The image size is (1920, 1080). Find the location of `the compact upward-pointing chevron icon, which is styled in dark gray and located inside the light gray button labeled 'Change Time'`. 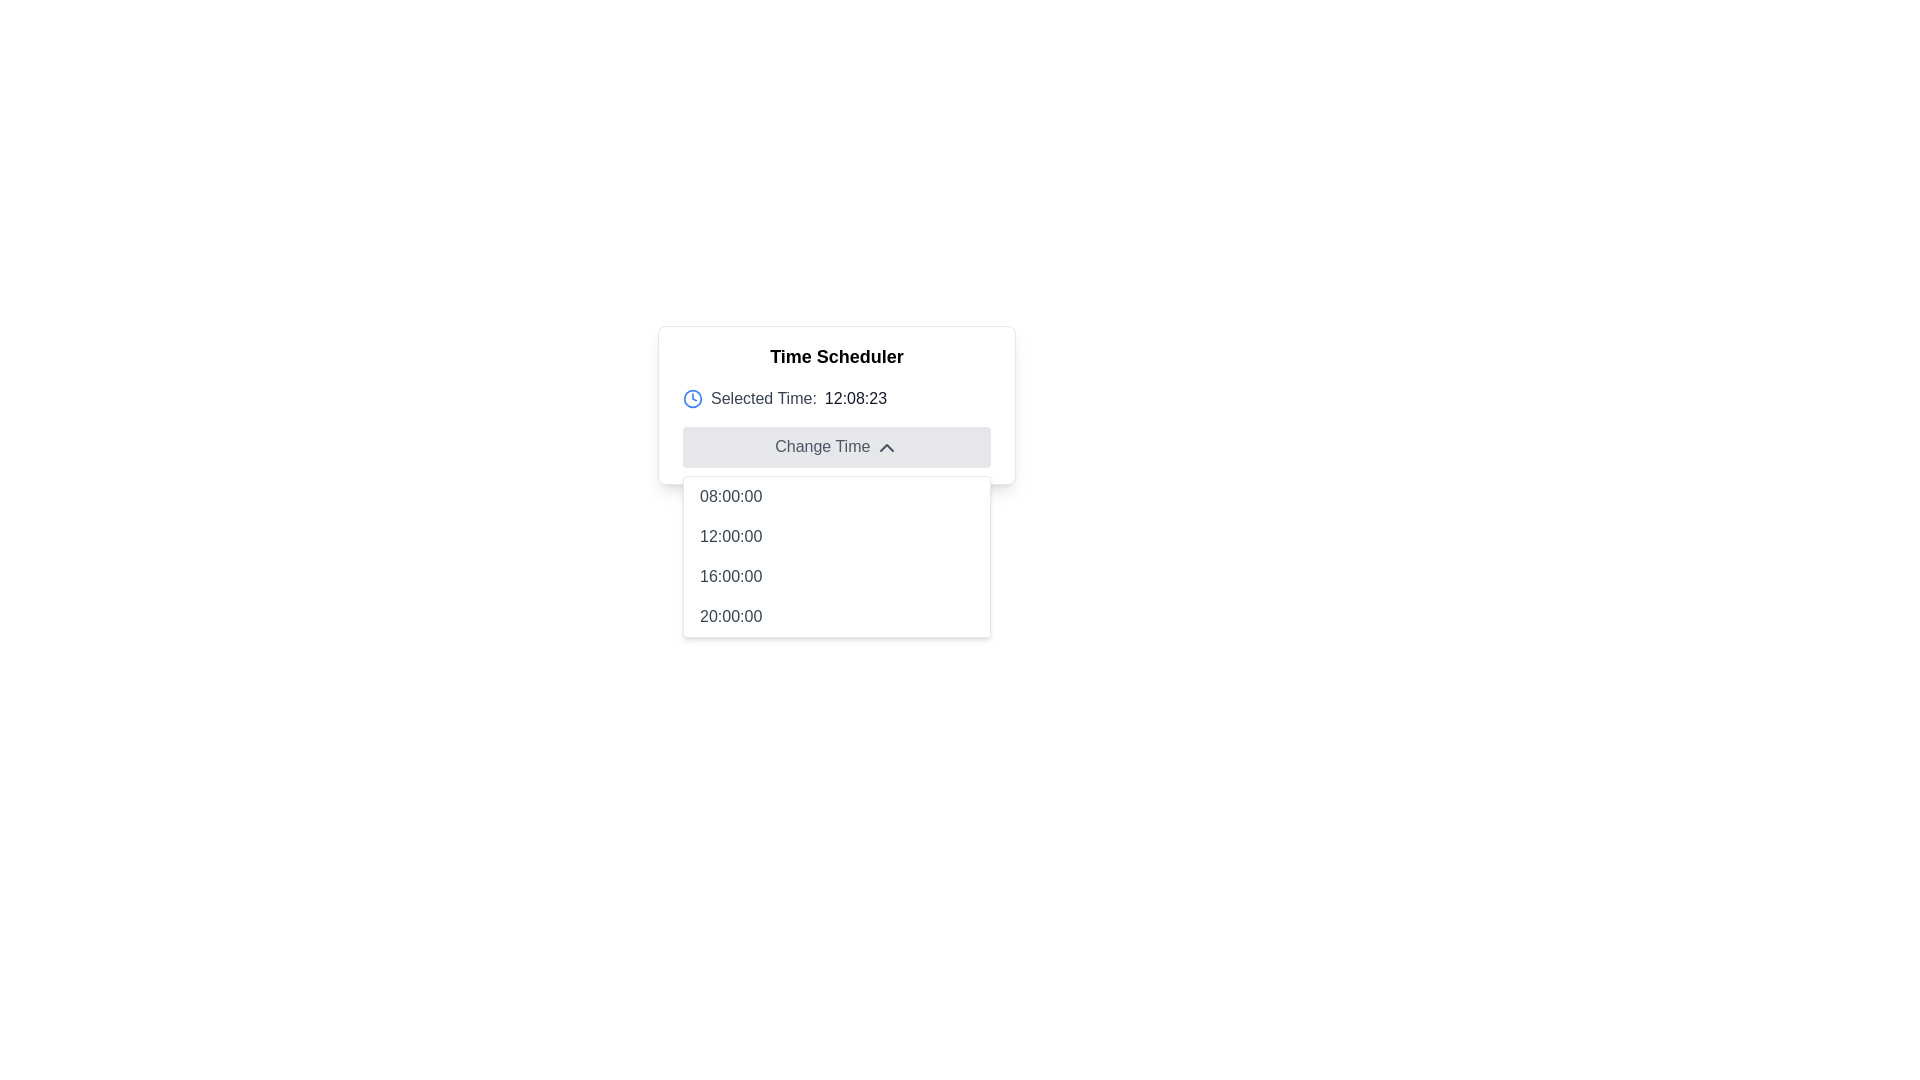

the compact upward-pointing chevron icon, which is styled in dark gray and located inside the light gray button labeled 'Change Time' is located at coordinates (885, 446).